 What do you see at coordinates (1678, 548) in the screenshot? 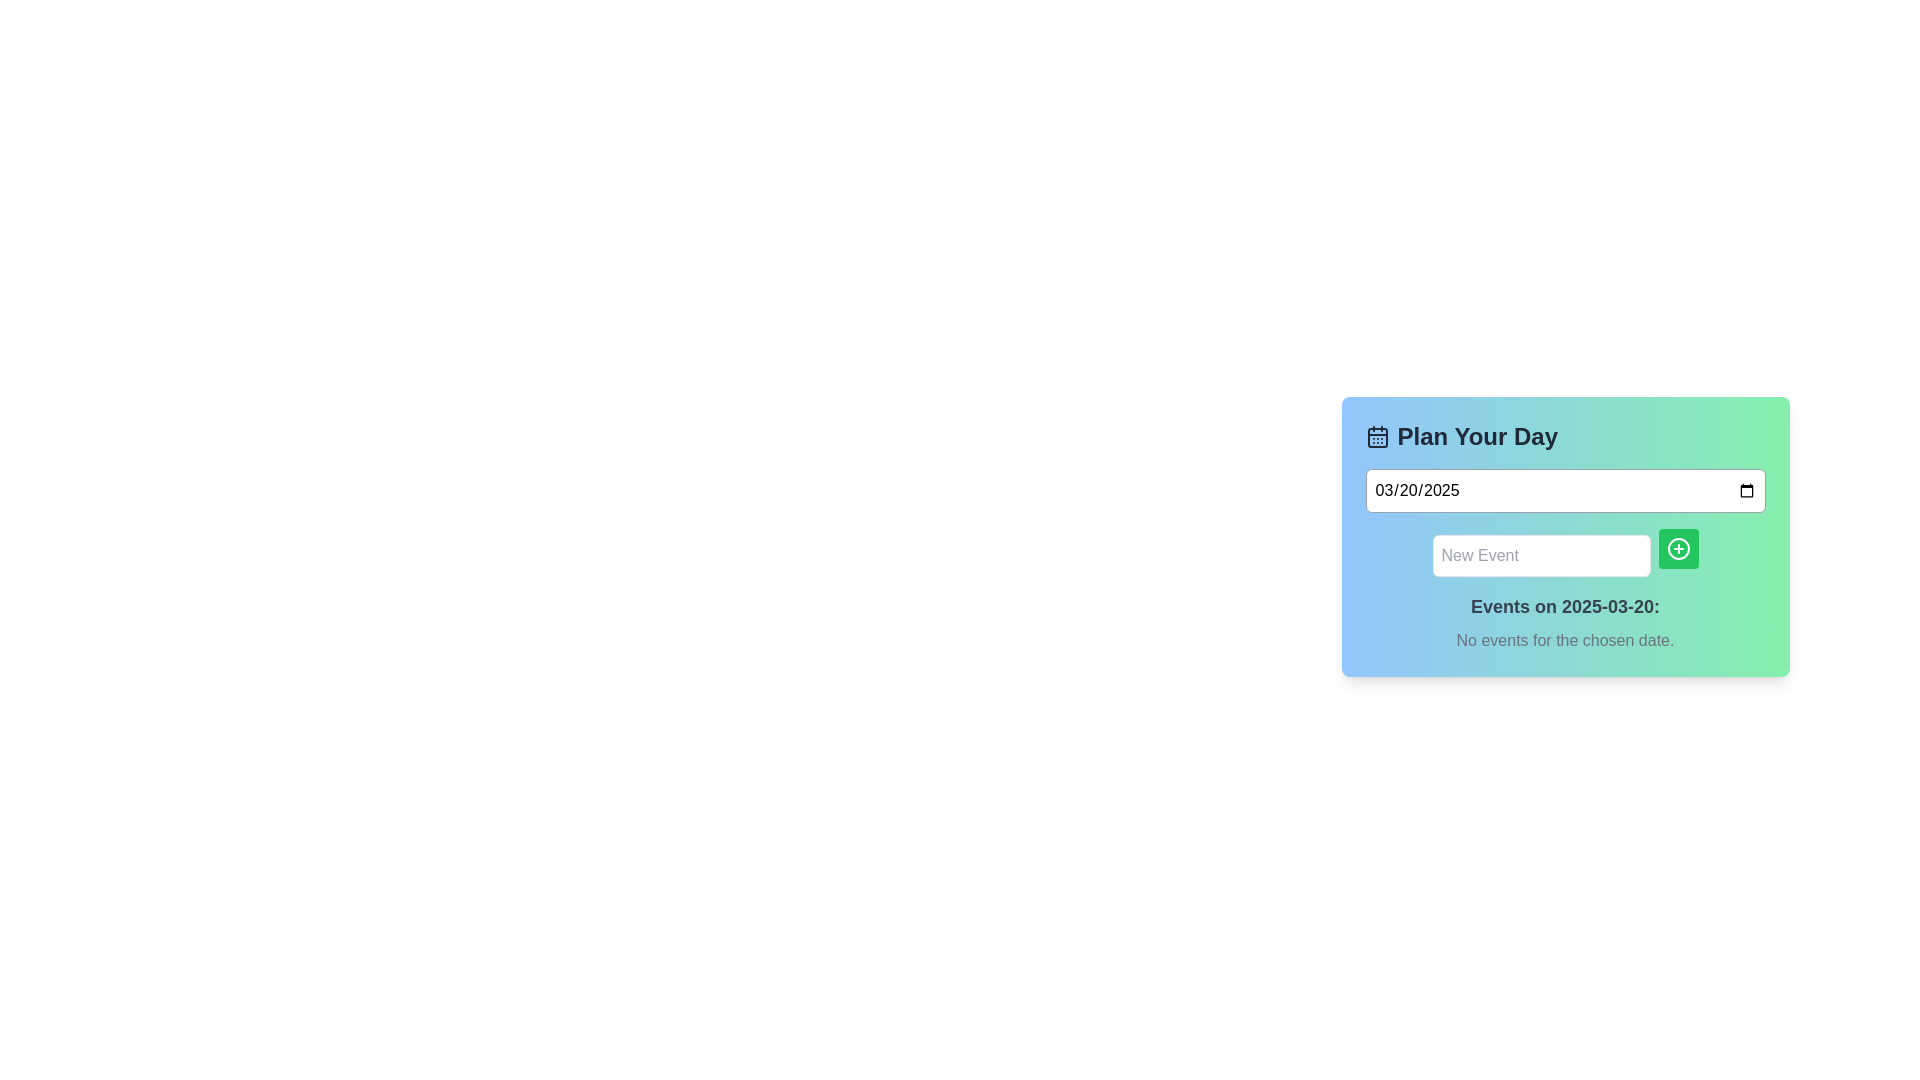
I see `the green circular button with a white plus symbol located to the right of the text input field` at bounding box center [1678, 548].